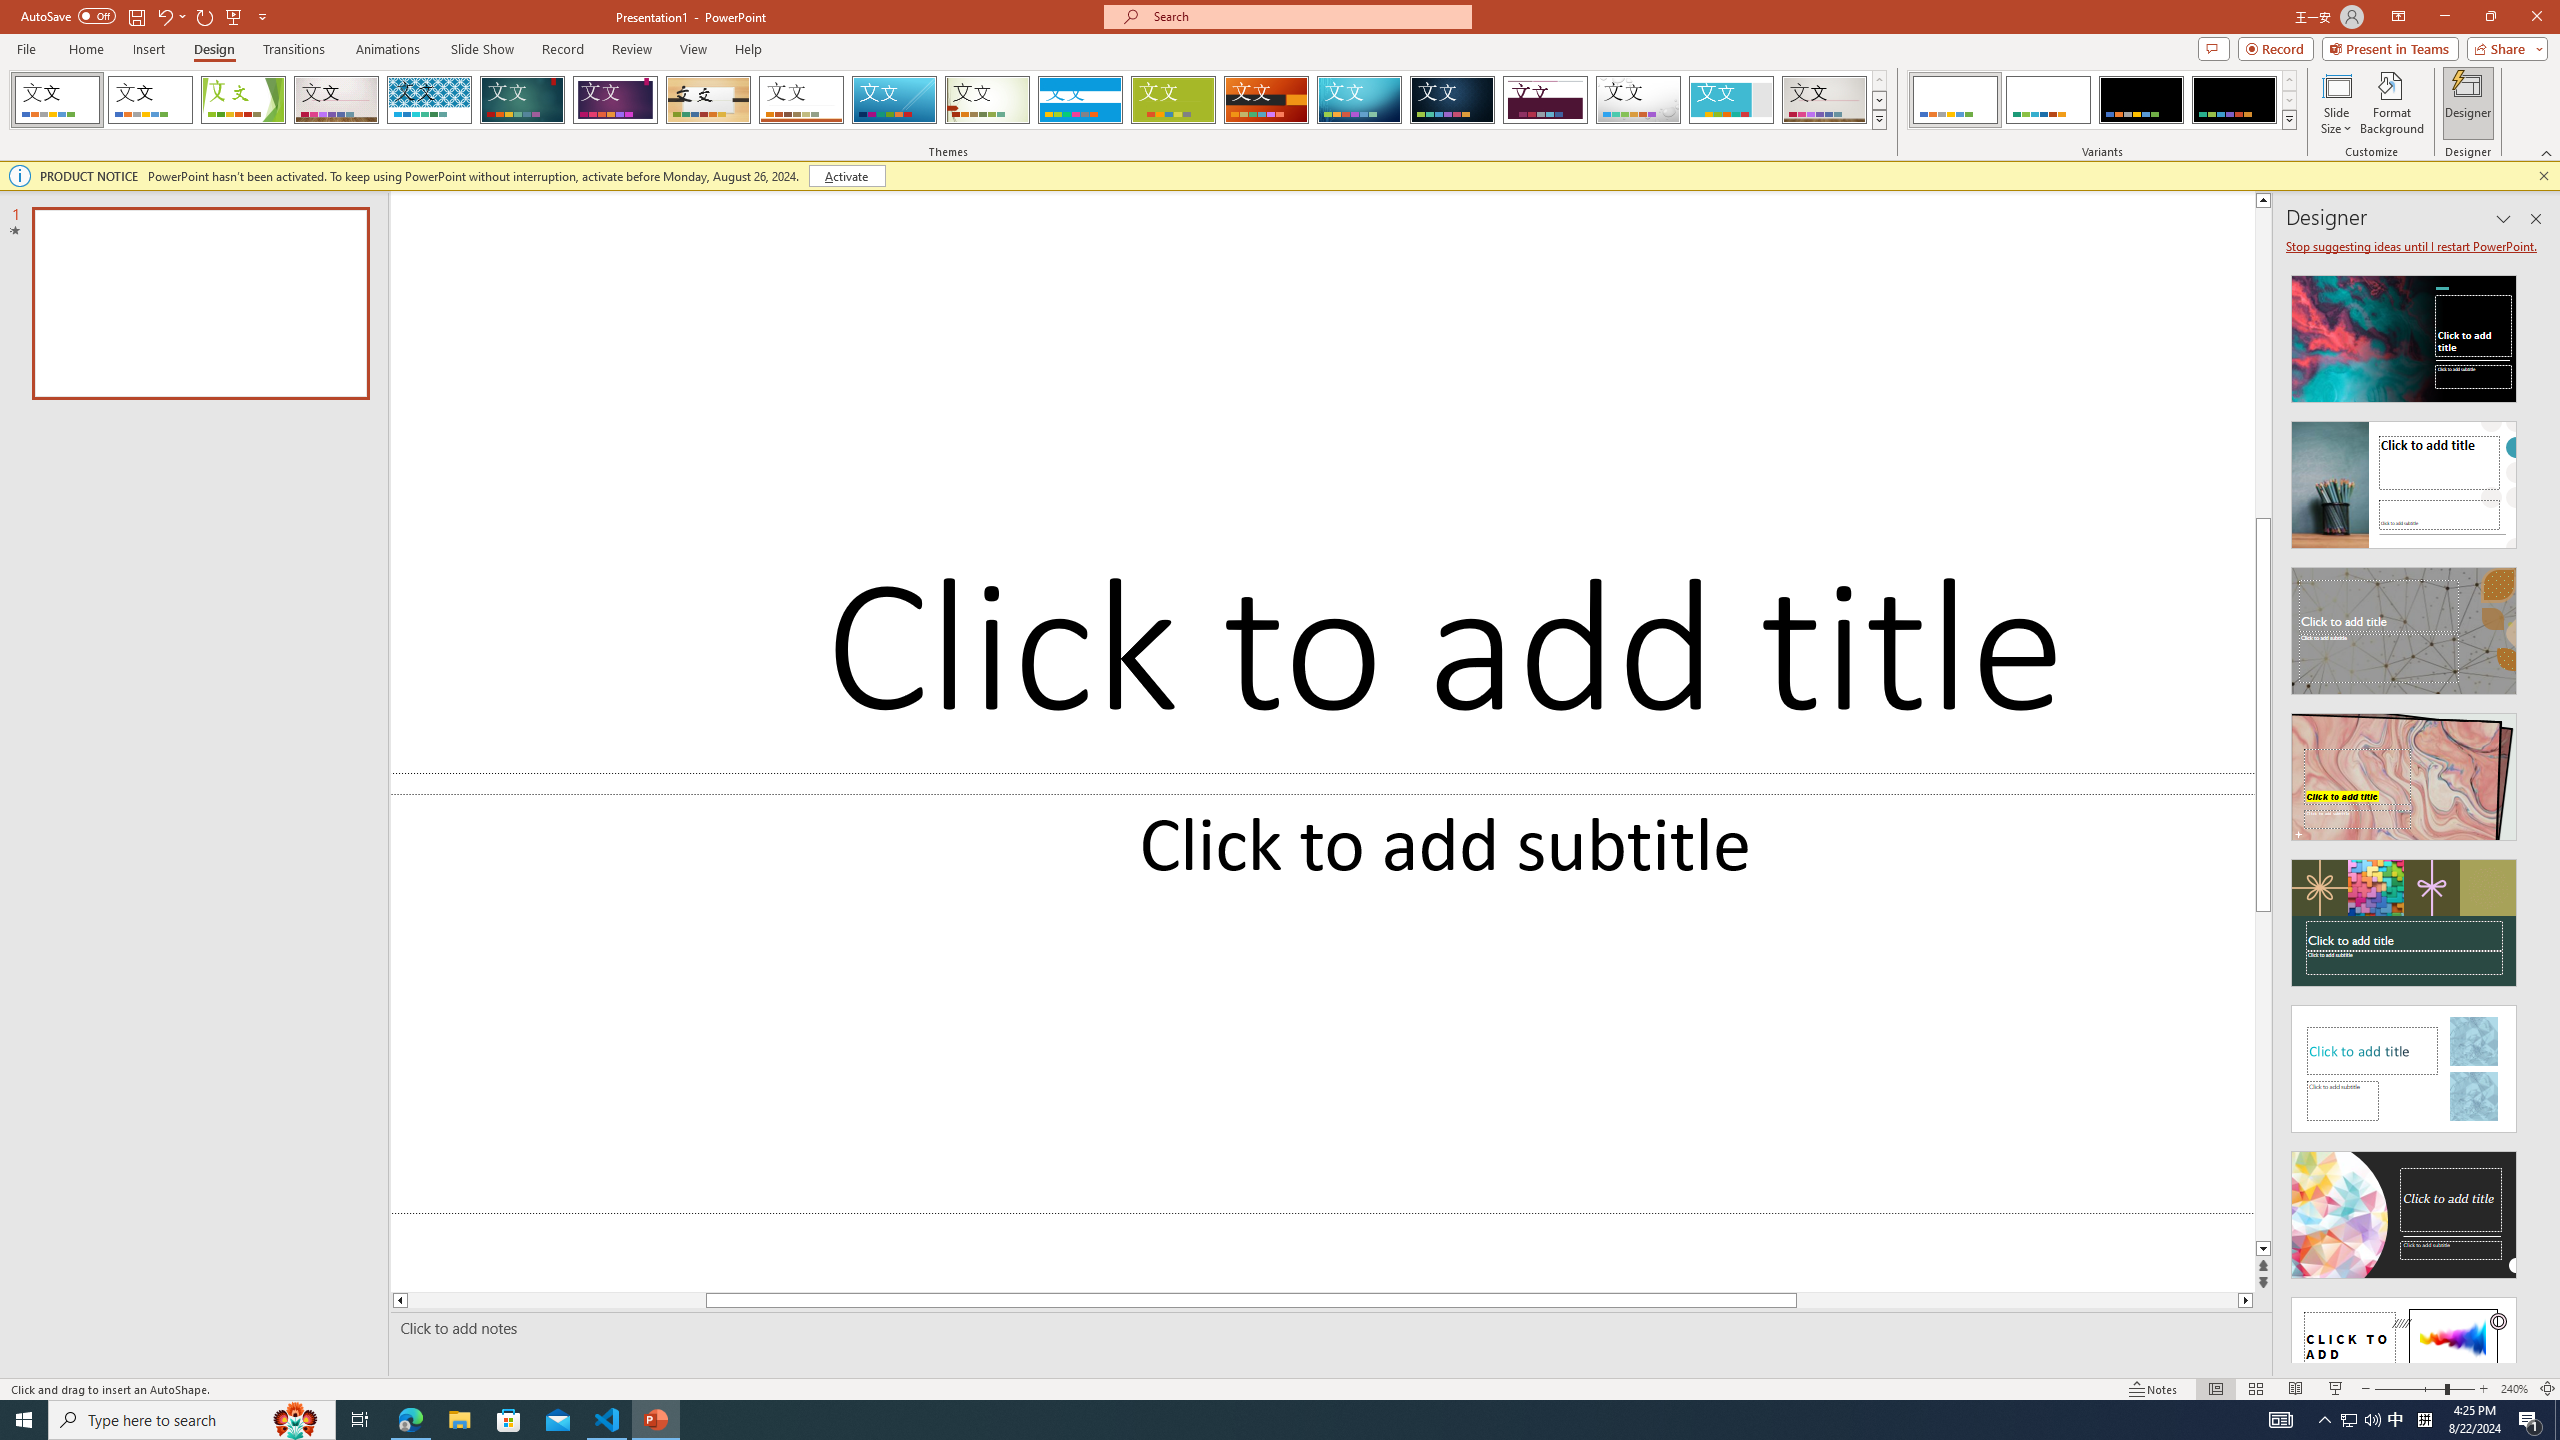 The width and height of the screenshot is (2560, 1440). What do you see at coordinates (1267, 99) in the screenshot?
I see `'Berlin'` at bounding box center [1267, 99].